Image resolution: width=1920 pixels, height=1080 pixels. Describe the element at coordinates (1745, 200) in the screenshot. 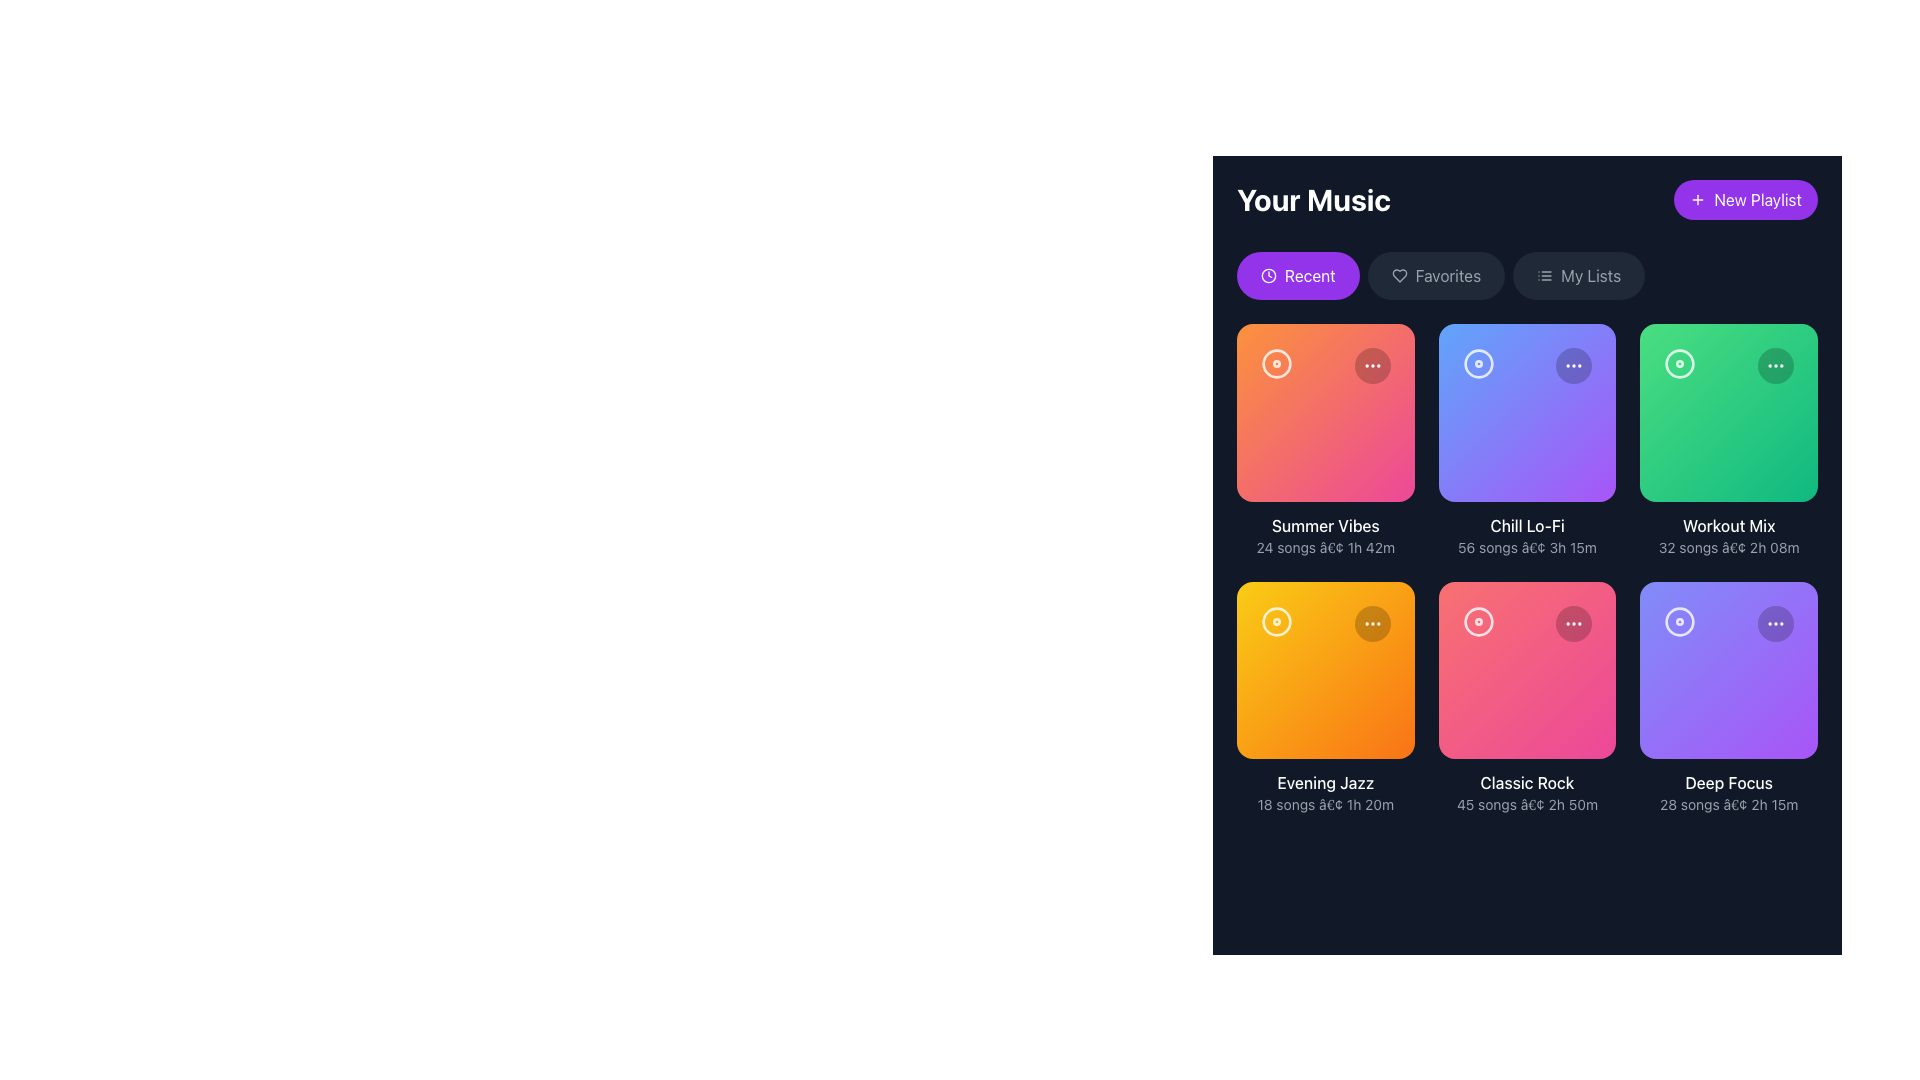

I see `the 'New Playlist' button located in the top-right corner of the interface to observe its hover effect` at that location.